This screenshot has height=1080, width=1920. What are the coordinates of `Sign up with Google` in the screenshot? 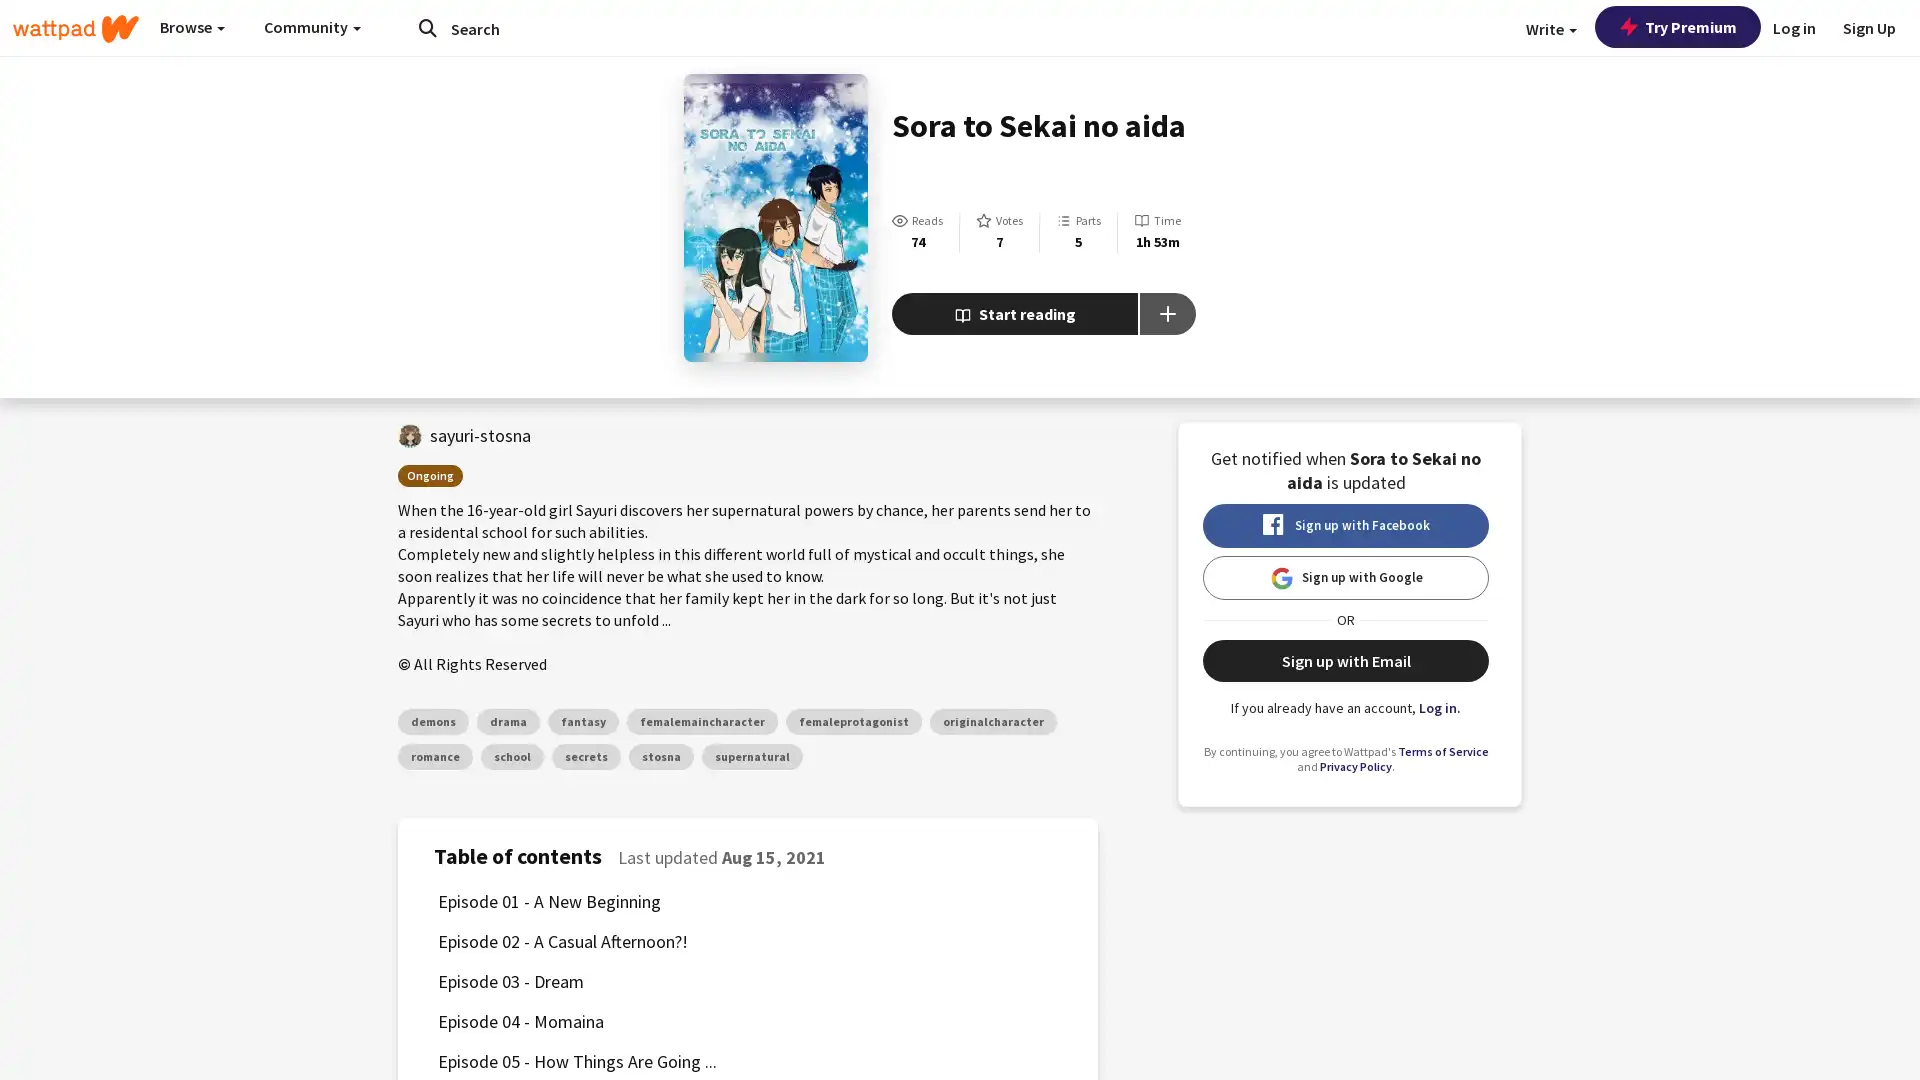 It's located at (1345, 578).